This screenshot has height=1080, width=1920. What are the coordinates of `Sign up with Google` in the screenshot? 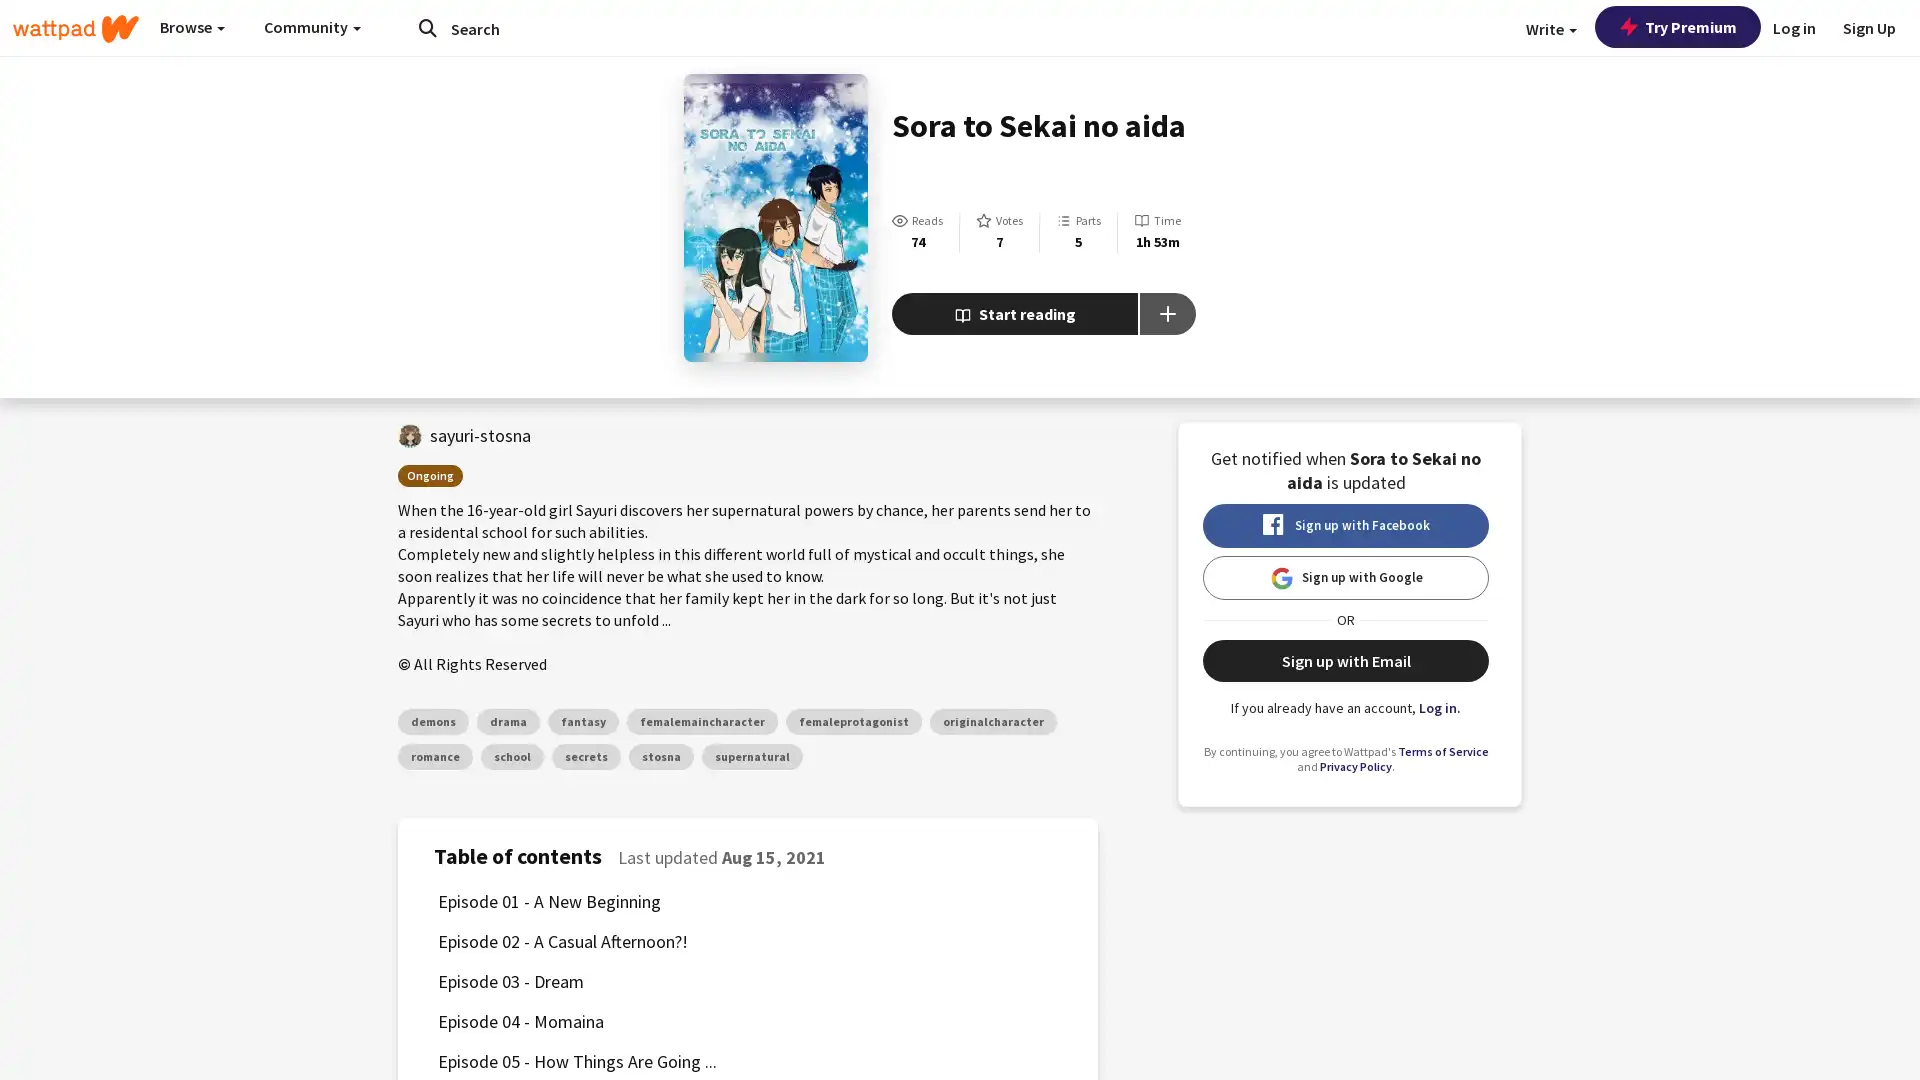 It's located at (1345, 578).